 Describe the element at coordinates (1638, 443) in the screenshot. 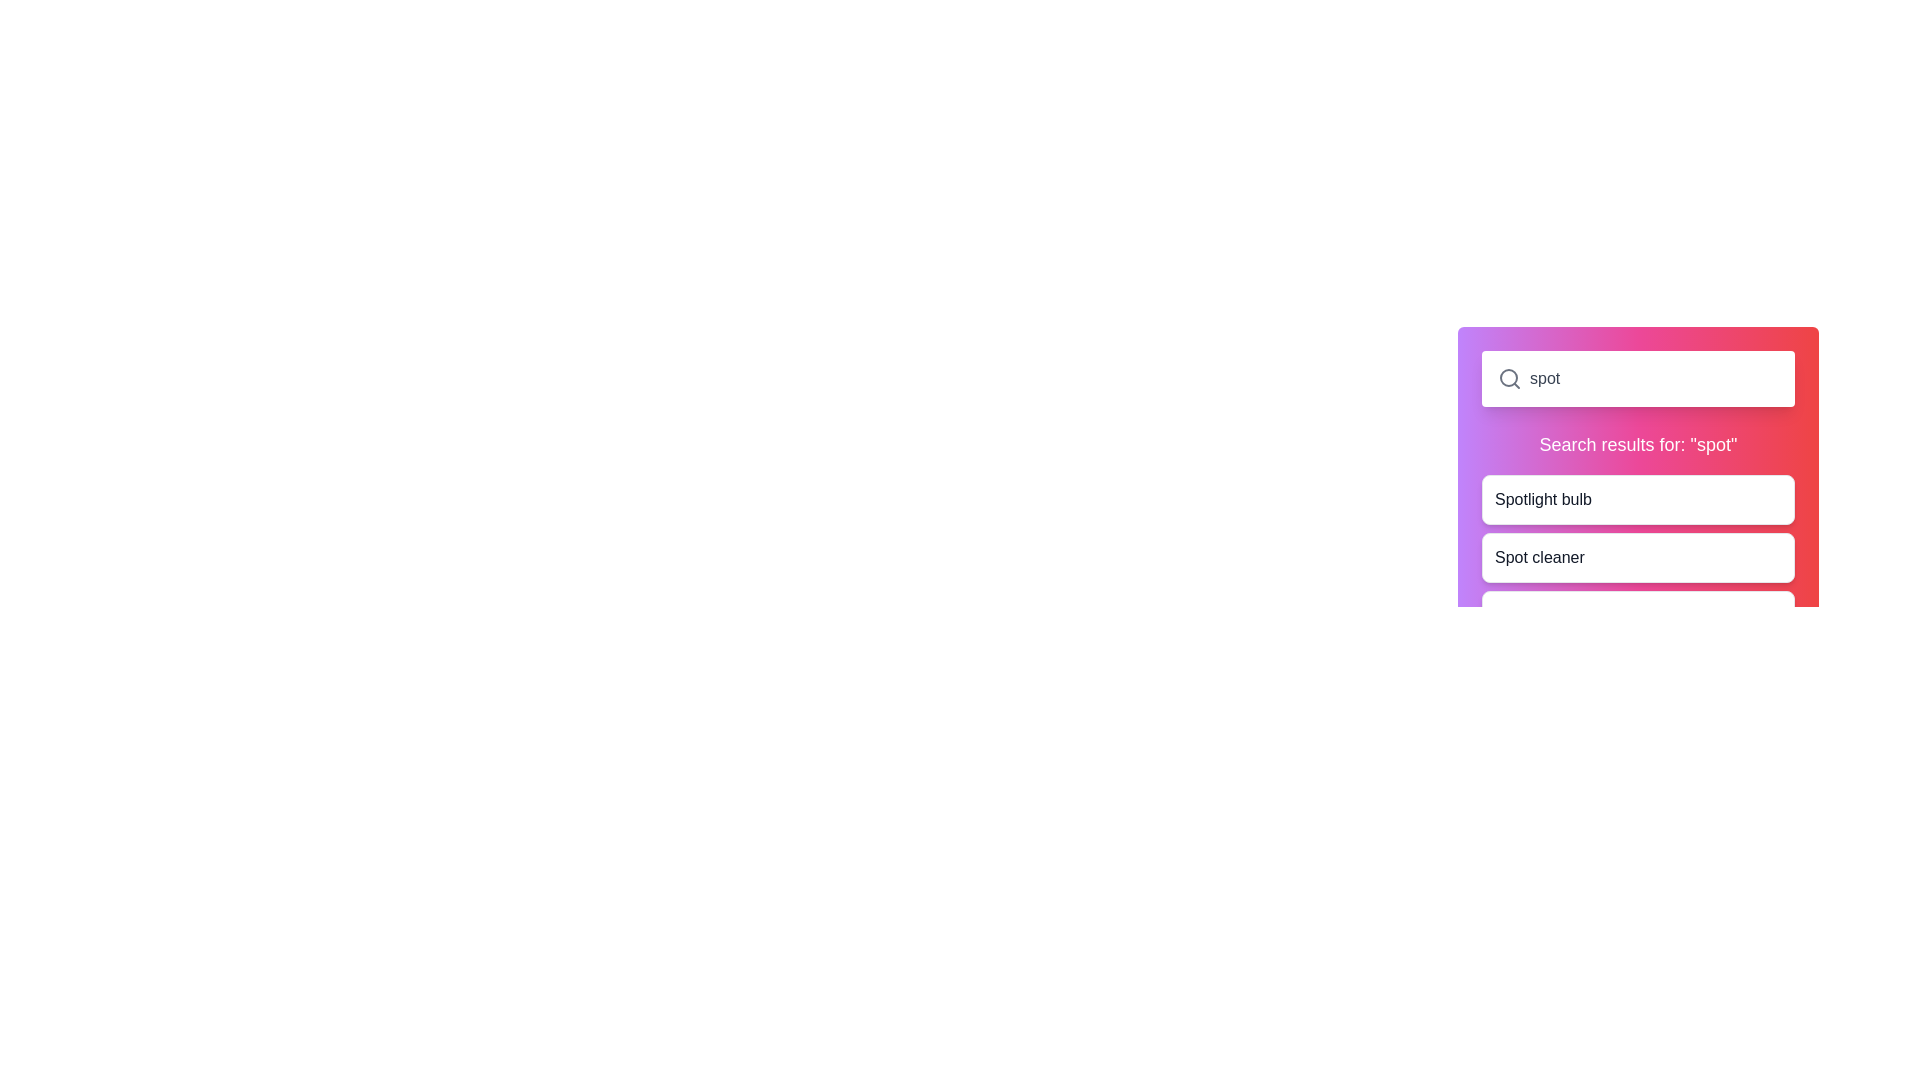

I see `the Text Label displaying 'Search results for: "spot"' which is centrally located below the search input box and above the list of search results` at that location.